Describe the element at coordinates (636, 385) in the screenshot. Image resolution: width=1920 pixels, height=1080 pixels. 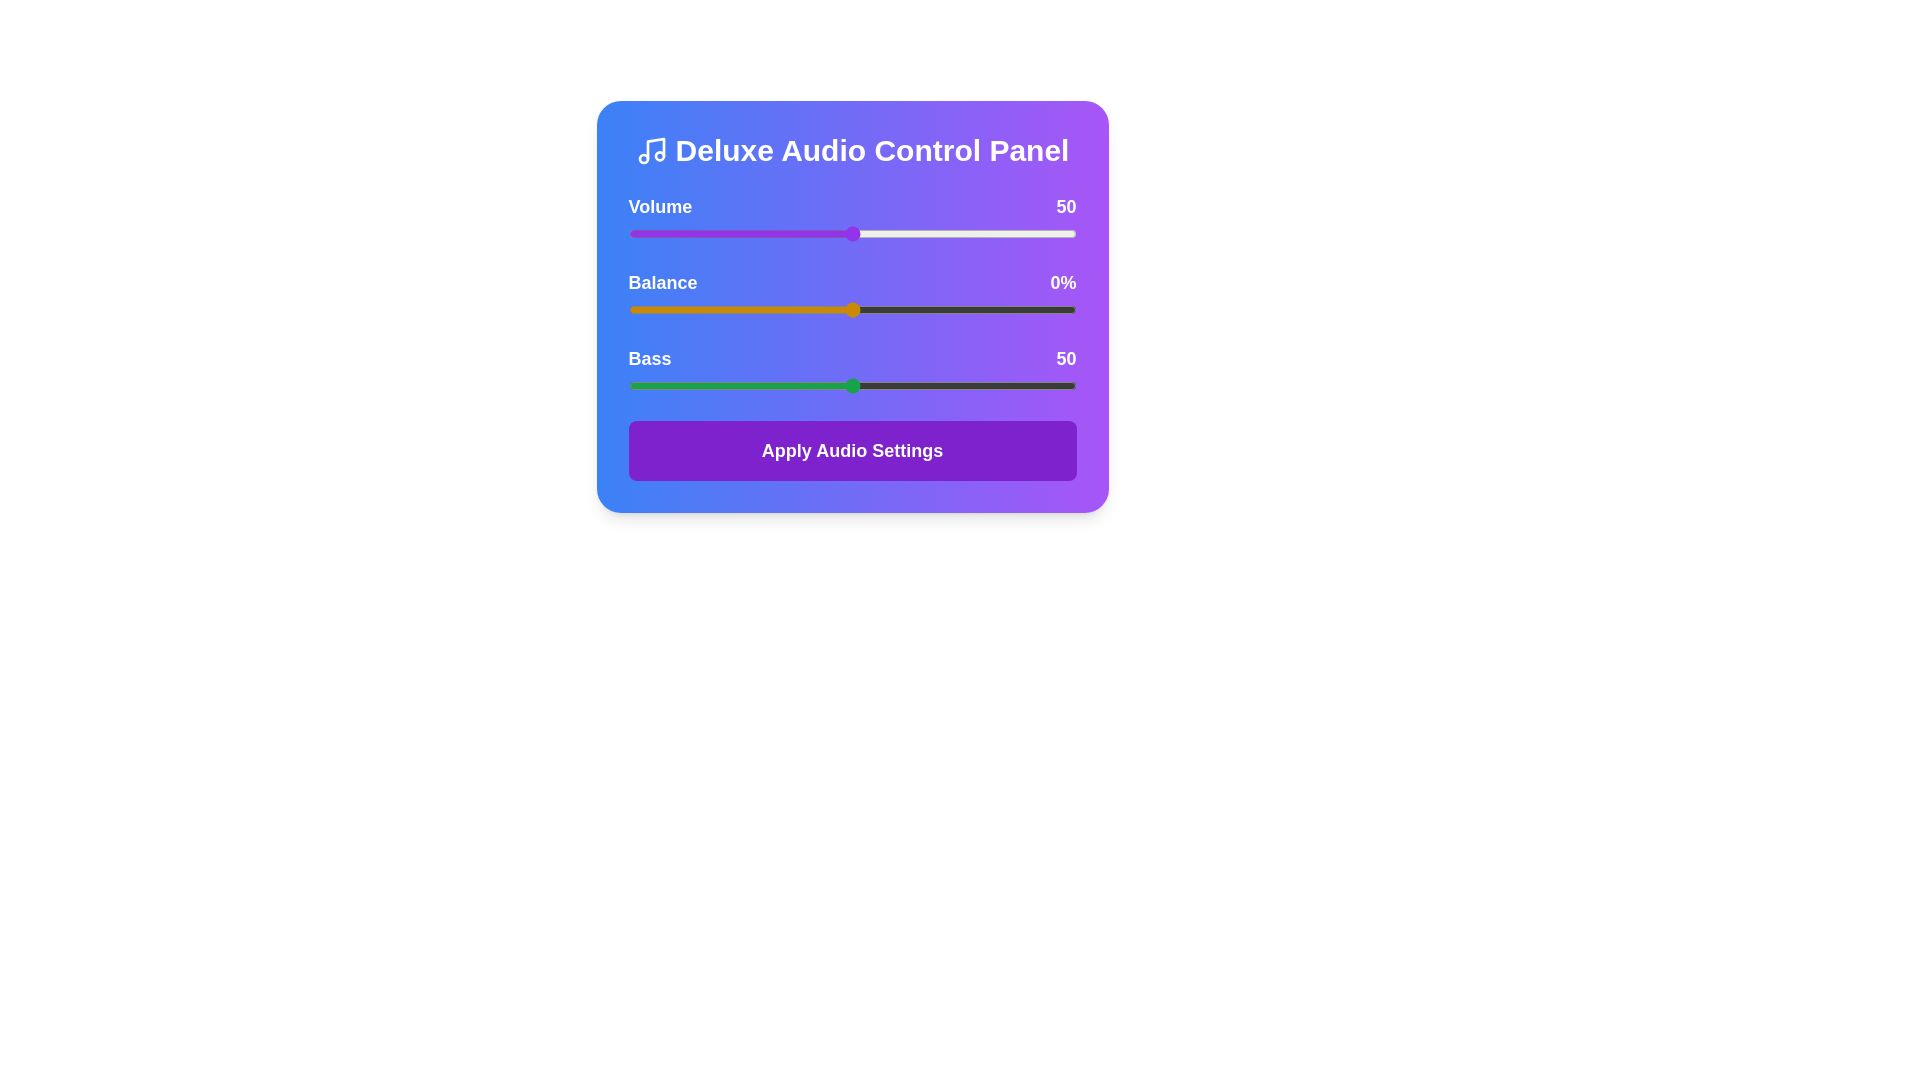
I see `bass level` at that location.